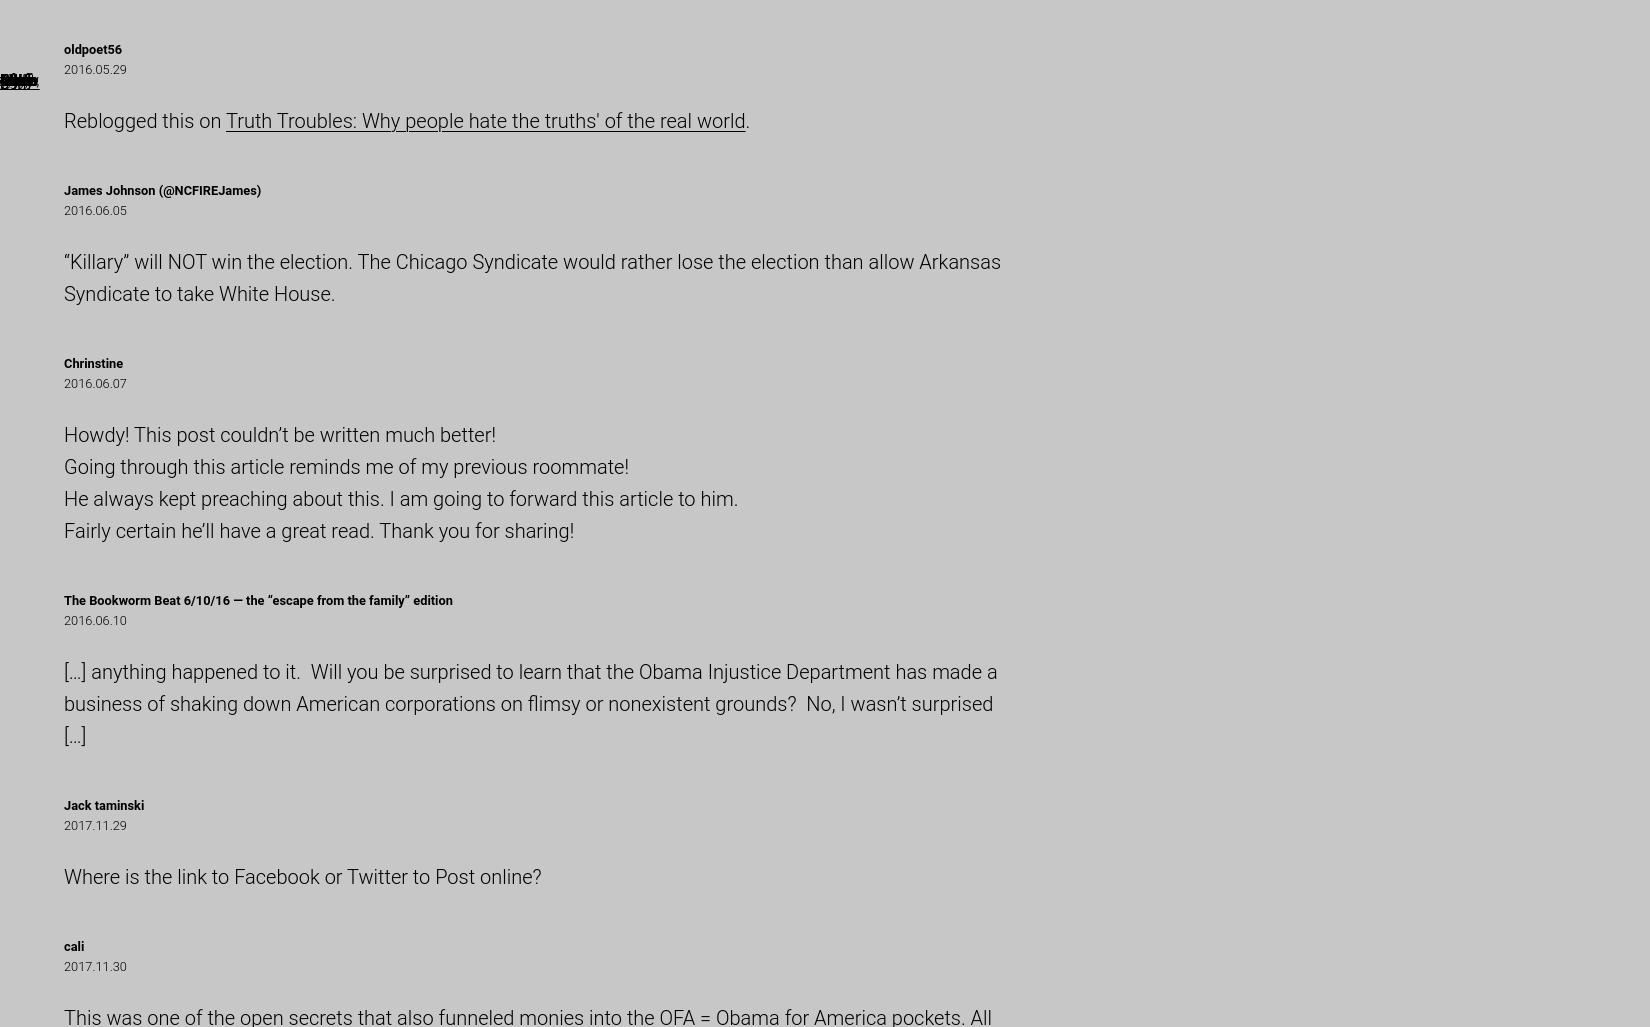 The width and height of the screenshot is (1650, 1027). I want to click on '“Killary” will NOT win the election. The Chicago Syndicate would rather lose the election than allow Arkansas Syndicate to take White House.', so click(531, 276).